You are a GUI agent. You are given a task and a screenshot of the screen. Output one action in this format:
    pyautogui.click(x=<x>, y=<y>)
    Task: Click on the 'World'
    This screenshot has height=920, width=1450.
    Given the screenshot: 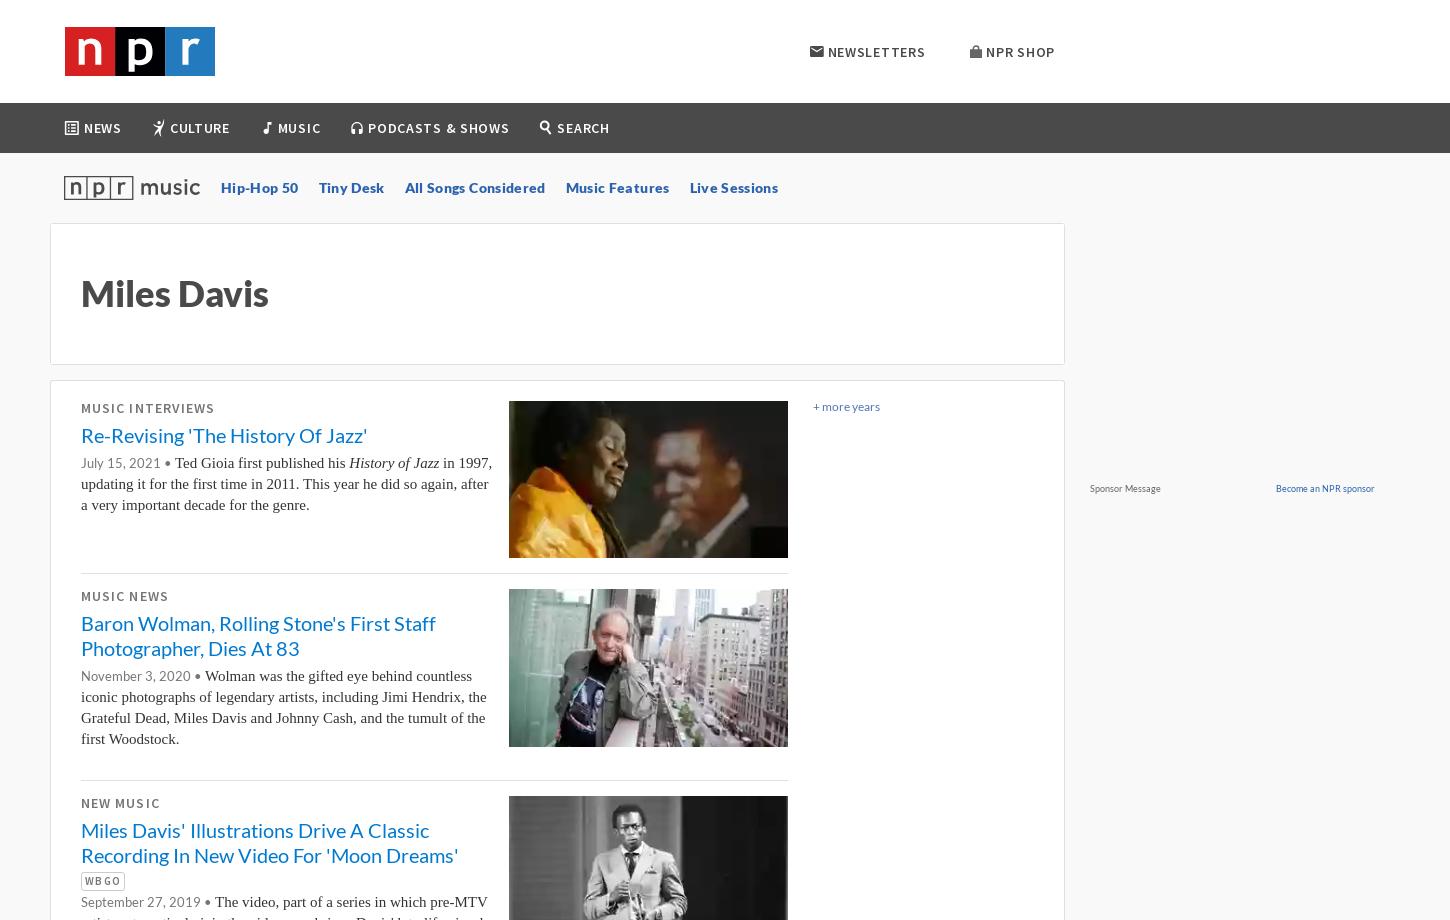 What is the action you would take?
    pyautogui.click(x=198, y=192)
    